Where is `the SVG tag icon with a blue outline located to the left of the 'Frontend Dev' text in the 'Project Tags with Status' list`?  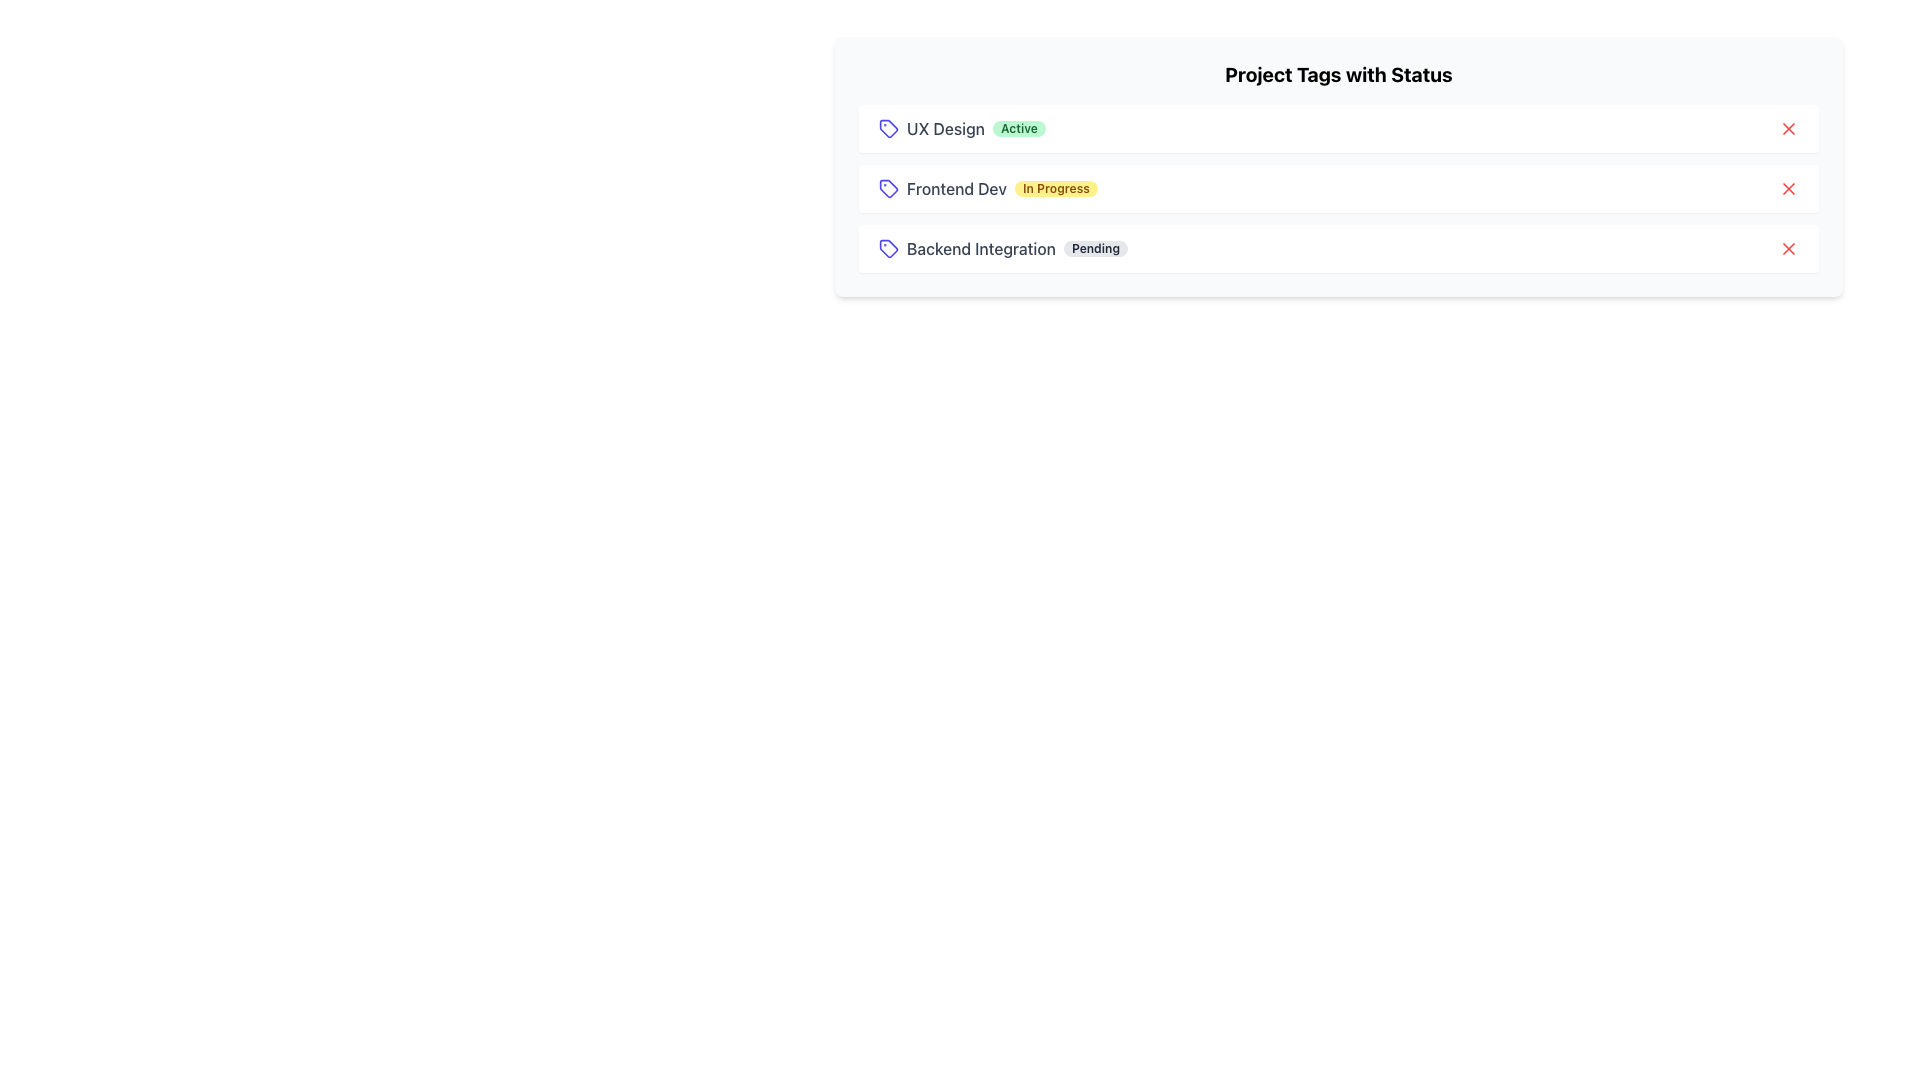 the SVG tag icon with a blue outline located to the left of the 'Frontend Dev' text in the 'Project Tags with Status' list is located at coordinates (887, 189).